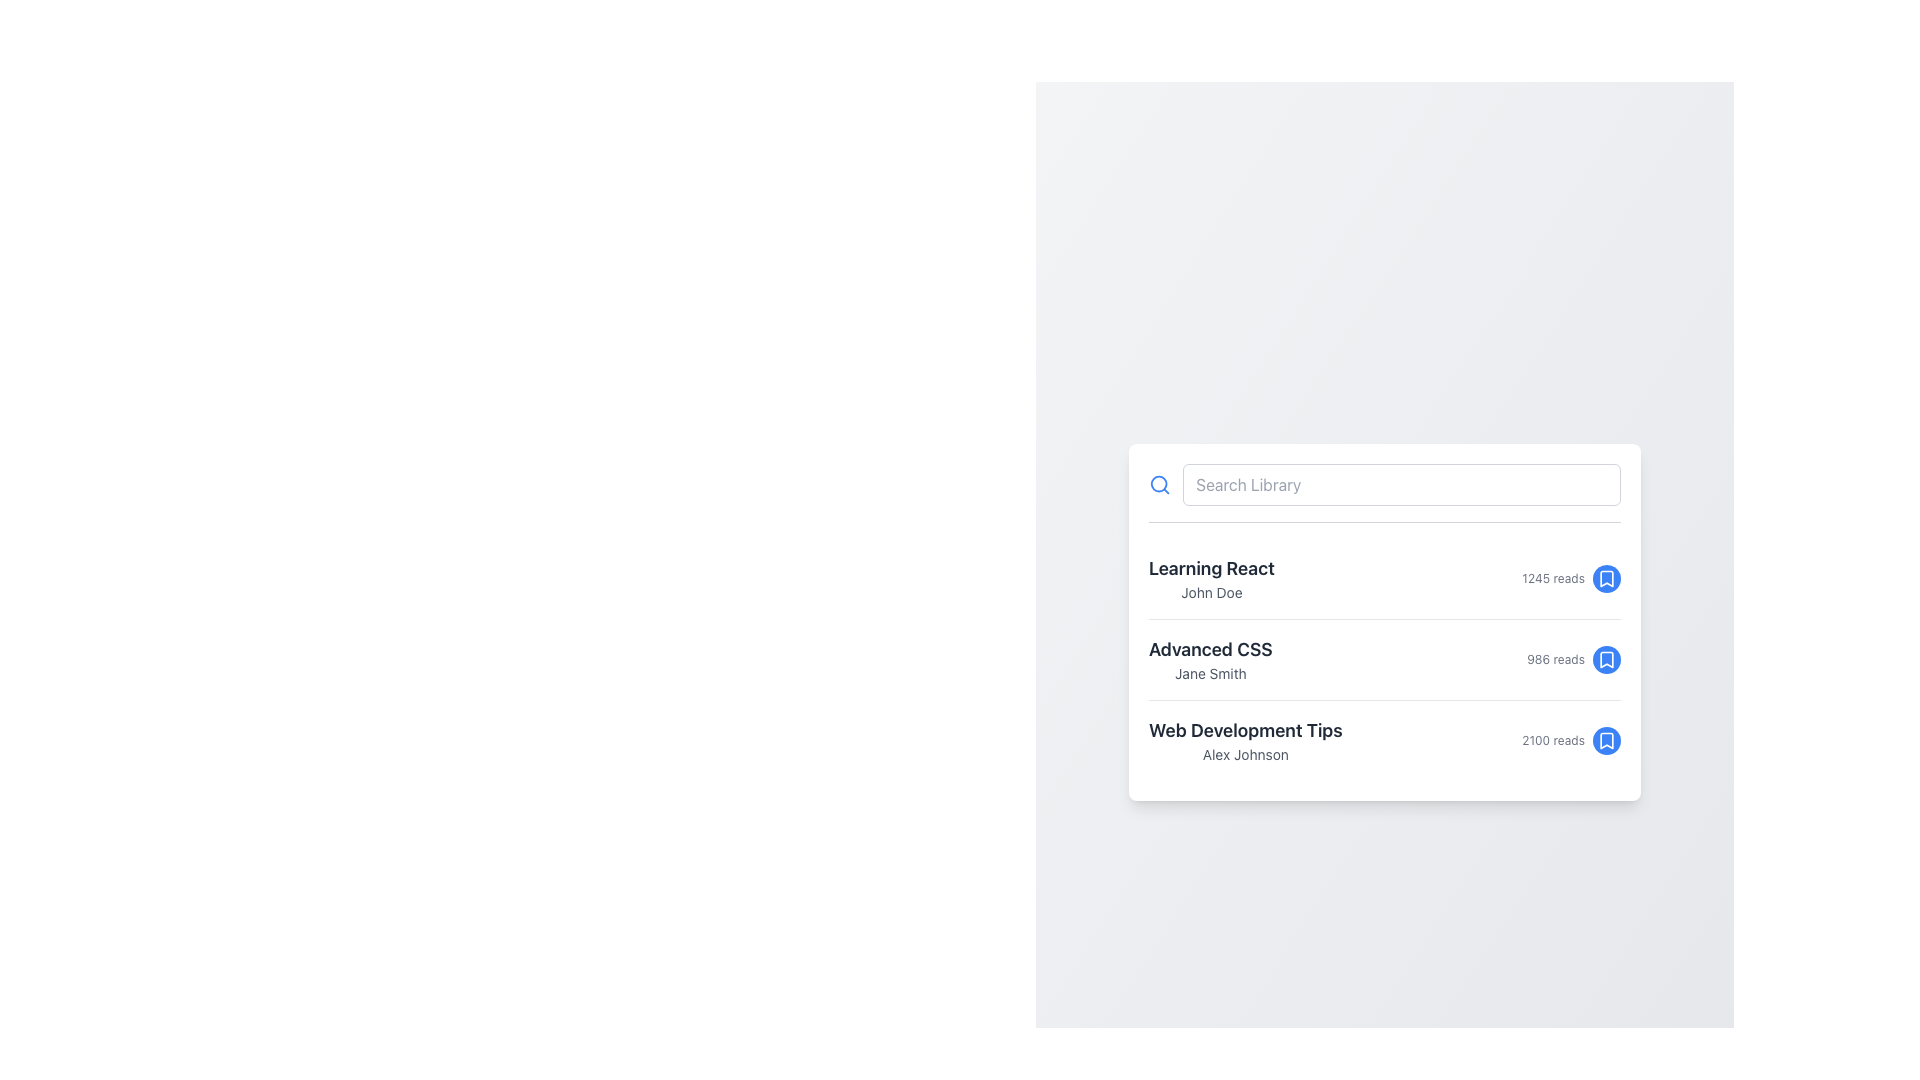 The height and width of the screenshot is (1080, 1920). Describe the element at coordinates (1570, 578) in the screenshot. I see `the Text Label displaying '1245 reads'` at that location.